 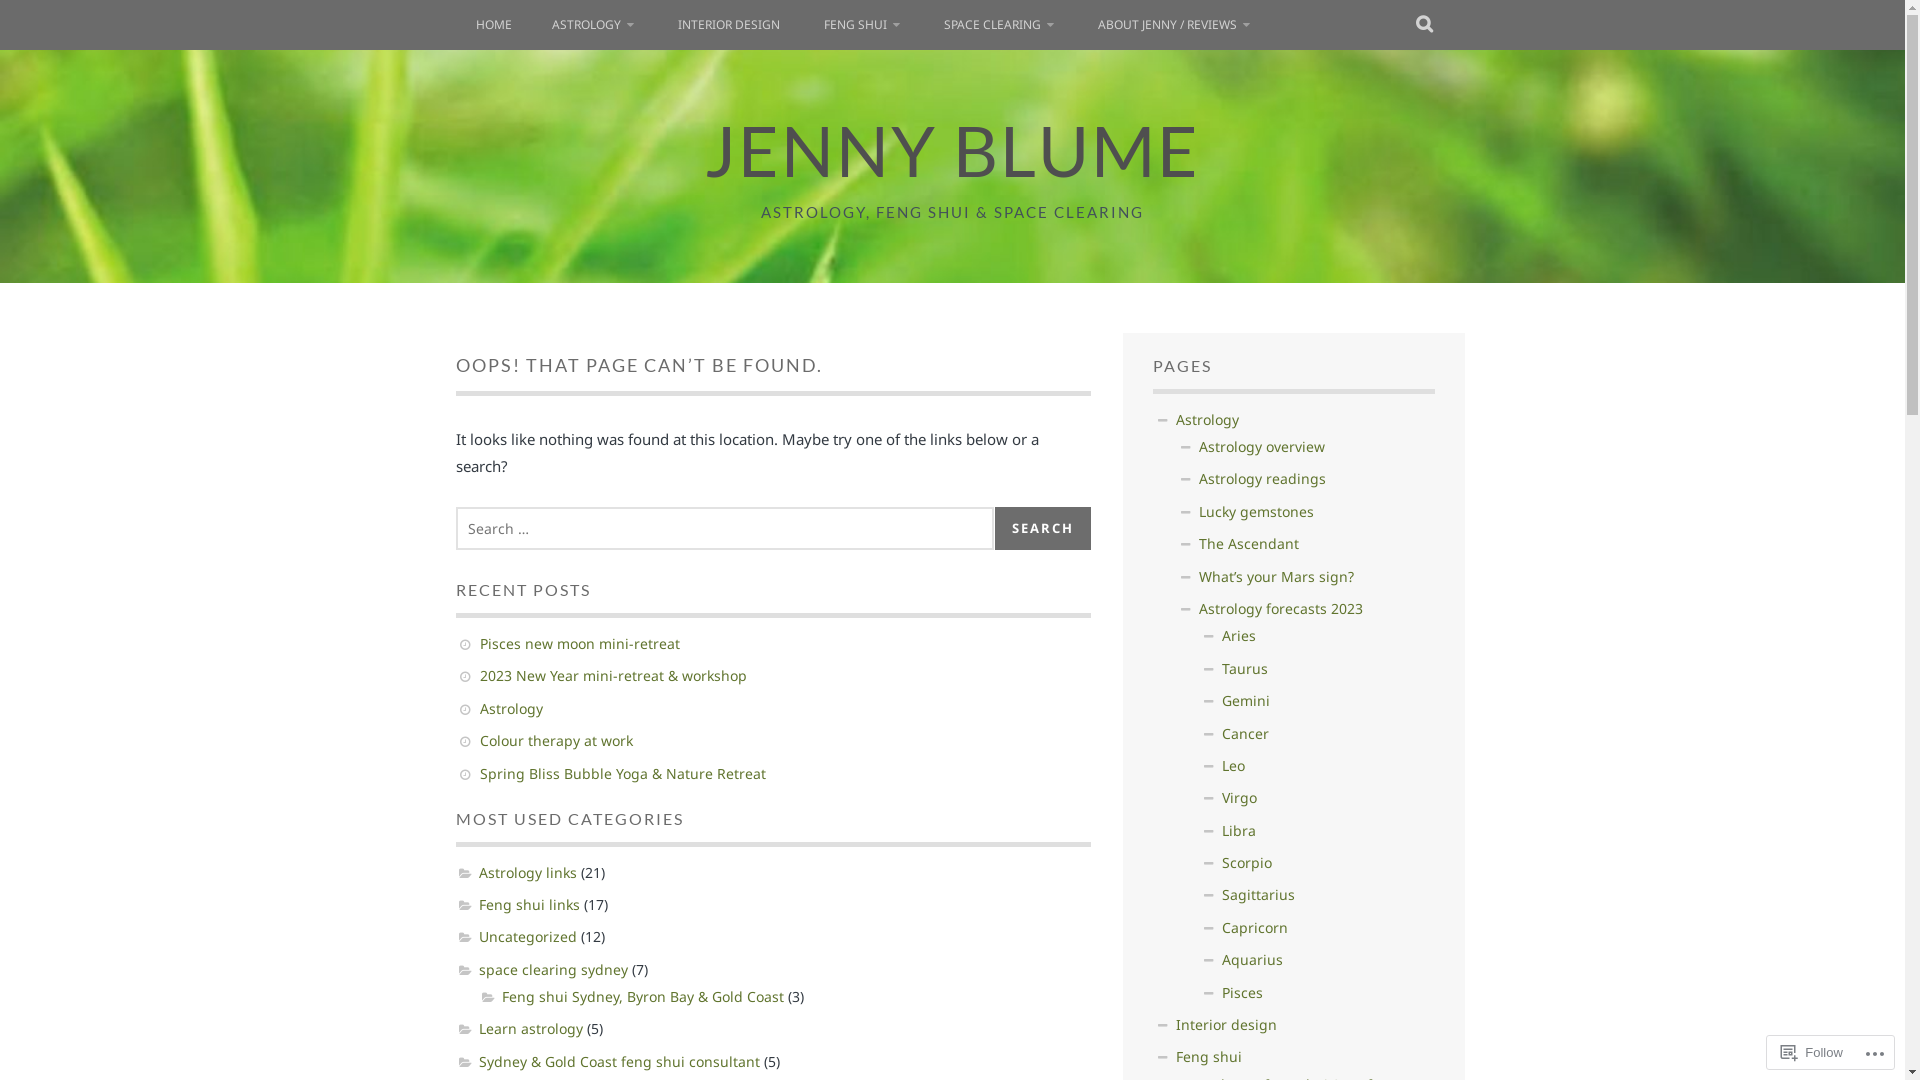 I want to click on 'Spring Bliss Bubble Yoga & Nature Retreat', so click(x=622, y=772).